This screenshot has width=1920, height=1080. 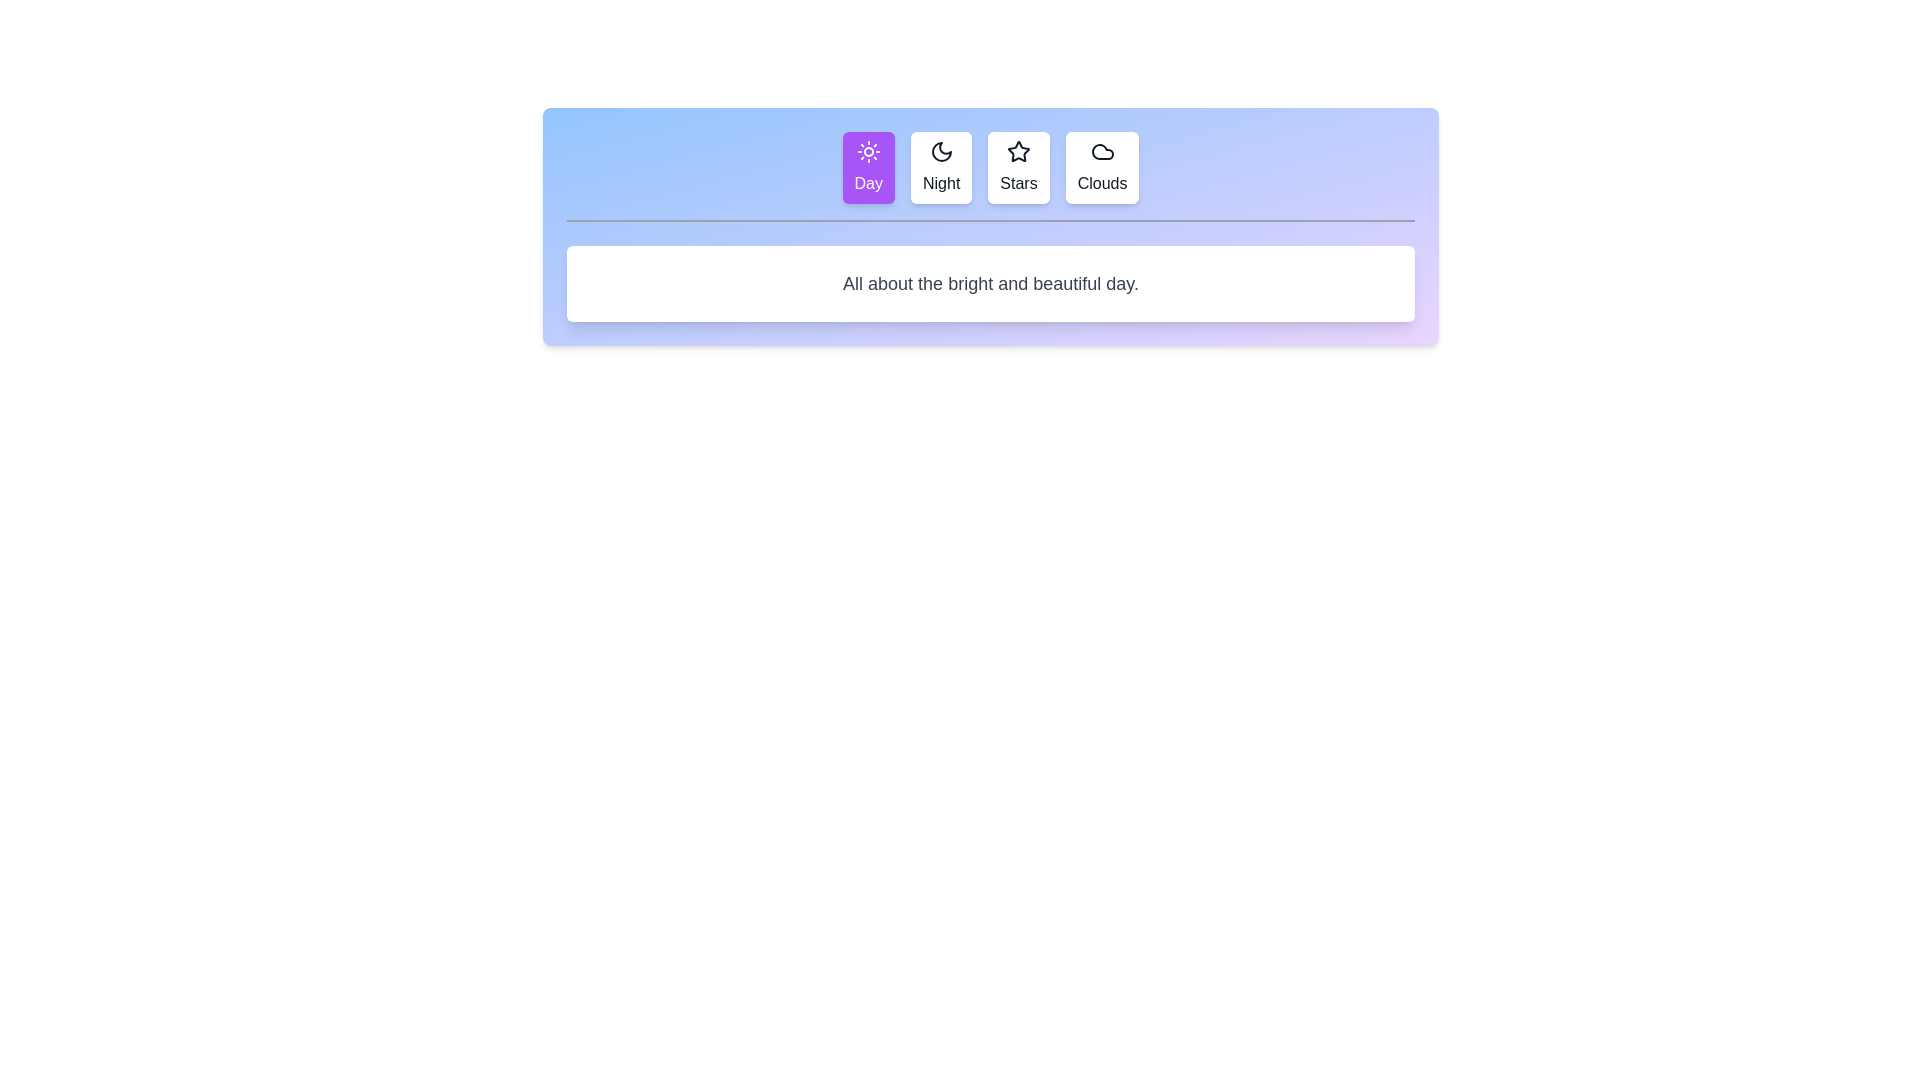 What do you see at coordinates (1018, 167) in the screenshot?
I see `the tab labeled Stars` at bounding box center [1018, 167].